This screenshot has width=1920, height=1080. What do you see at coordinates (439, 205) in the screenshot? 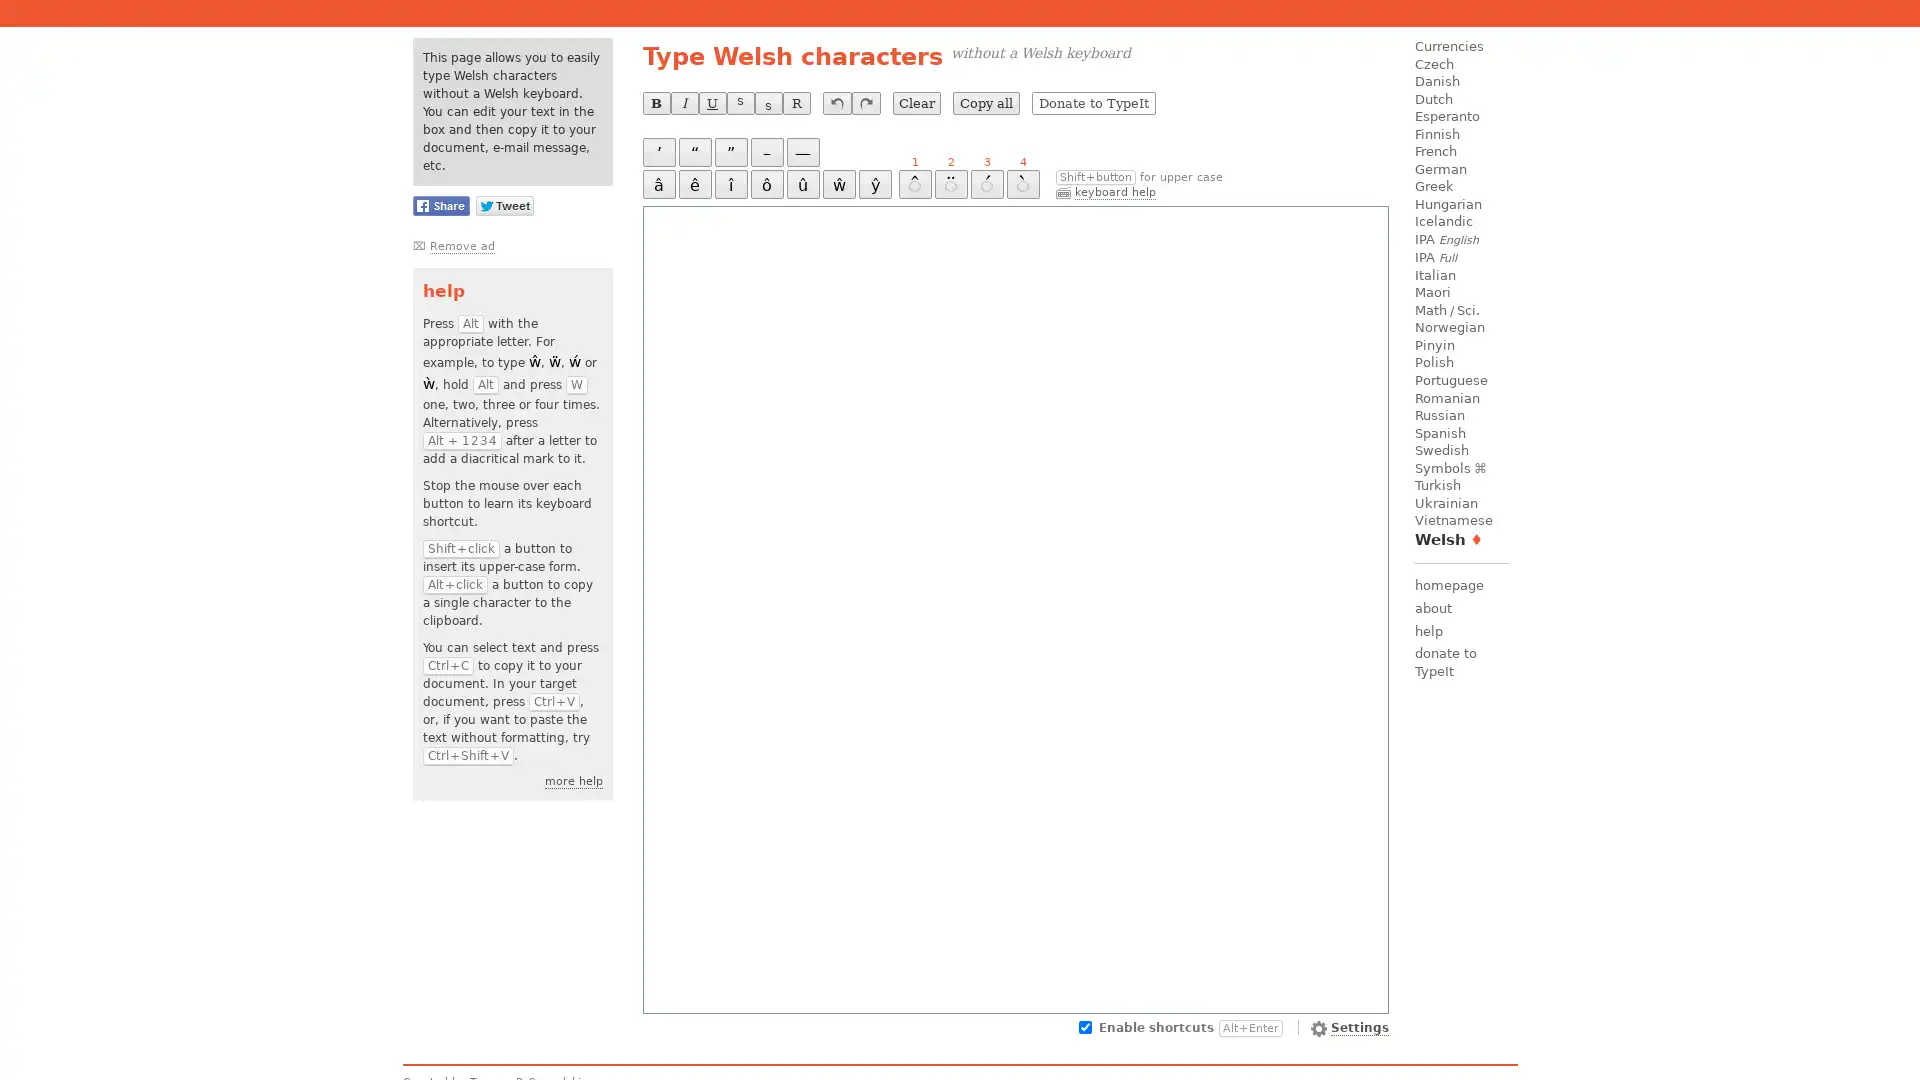
I see `Share this page on Facebook` at bounding box center [439, 205].